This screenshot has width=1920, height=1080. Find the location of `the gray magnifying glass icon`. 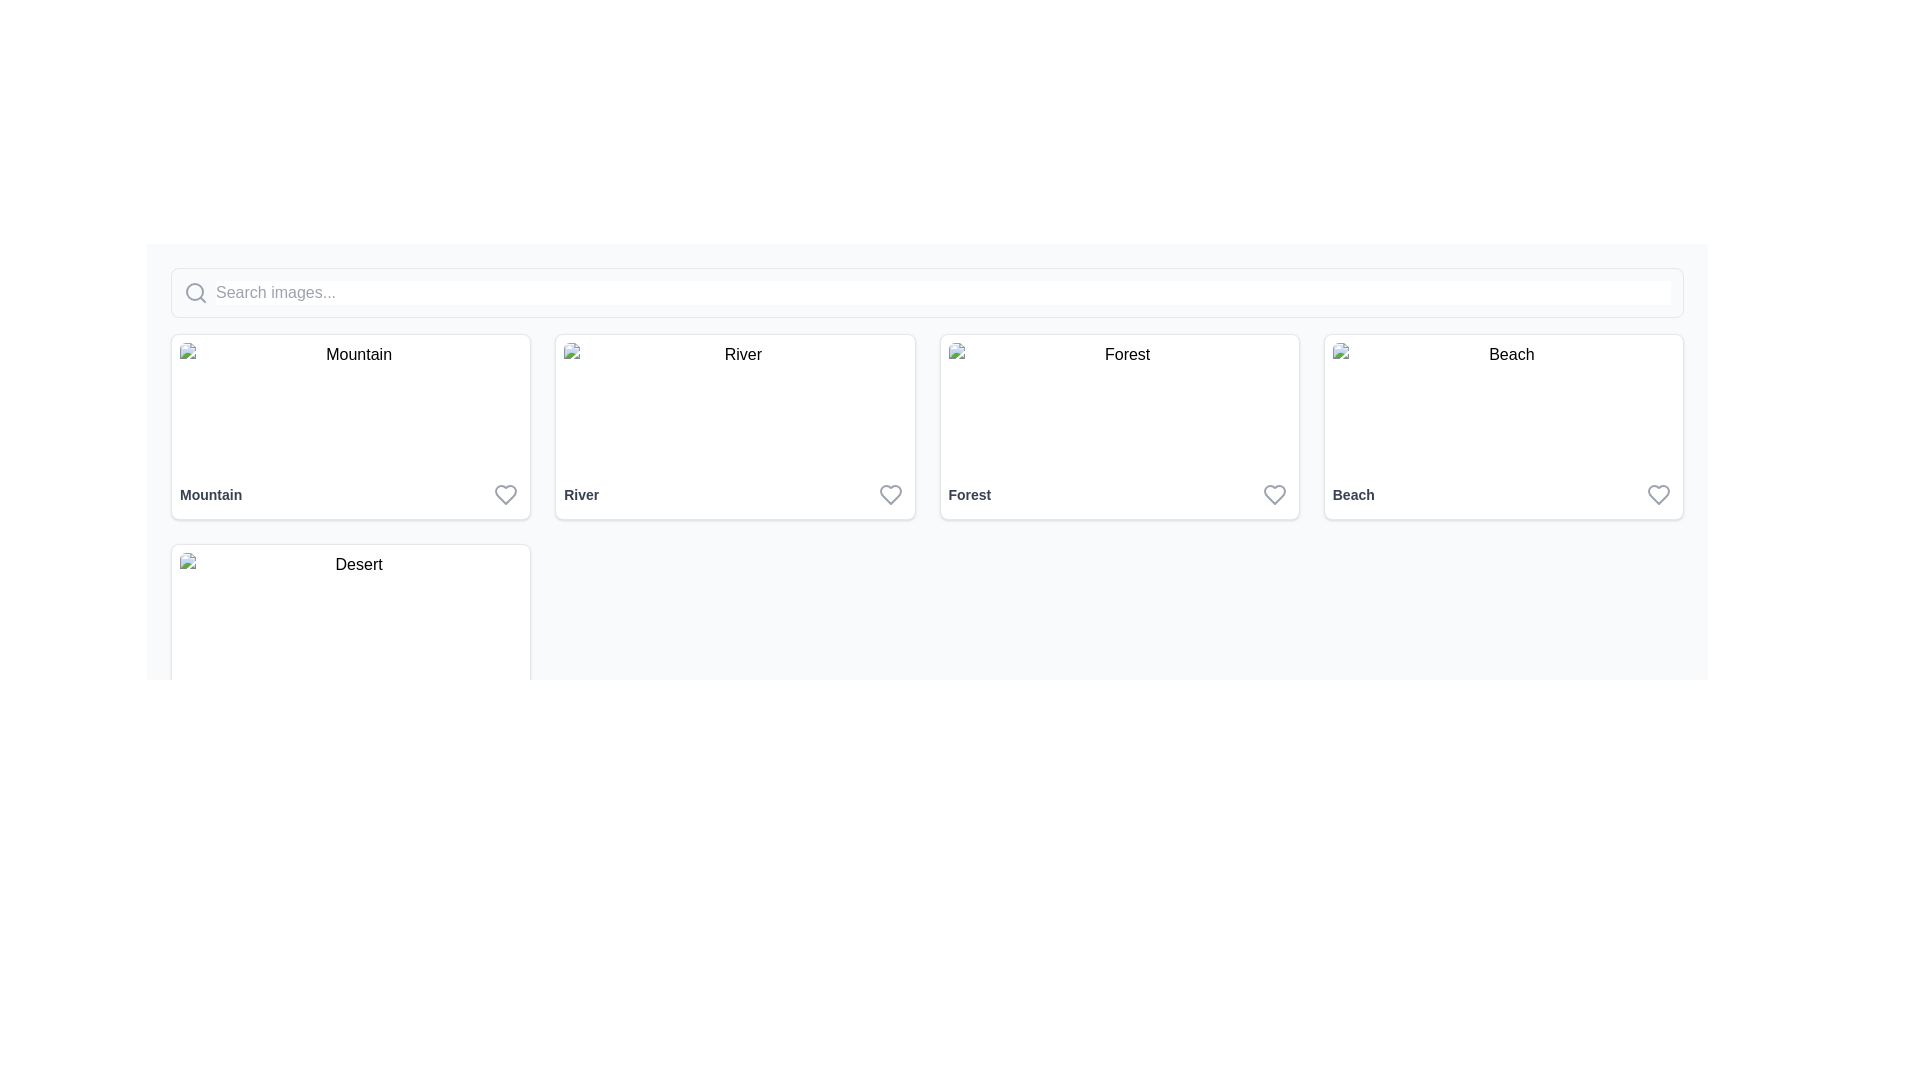

the gray magnifying glass icon is located at coordinates (196, 293).